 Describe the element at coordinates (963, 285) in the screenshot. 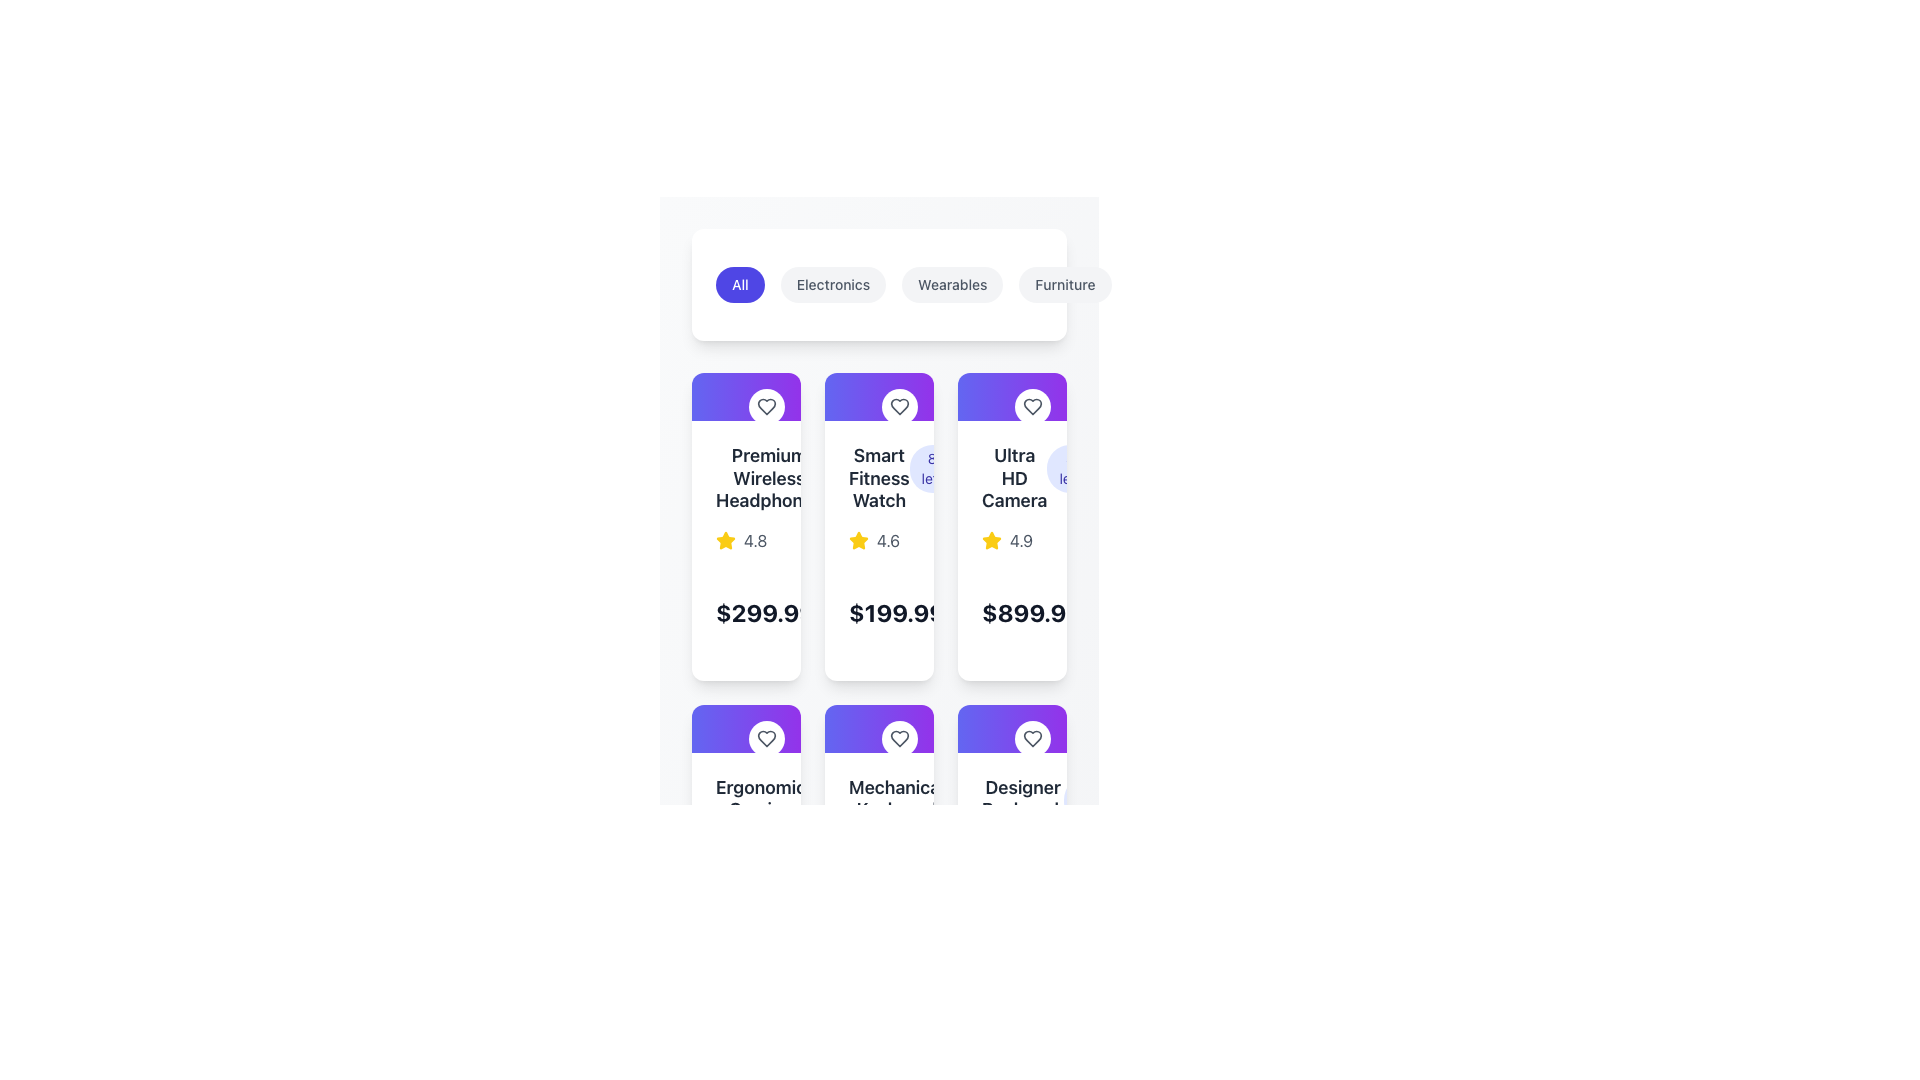

I see `the 'Wearables' filter button located in the top central section of the interface to filter displayed products by the wearables category` at that location.